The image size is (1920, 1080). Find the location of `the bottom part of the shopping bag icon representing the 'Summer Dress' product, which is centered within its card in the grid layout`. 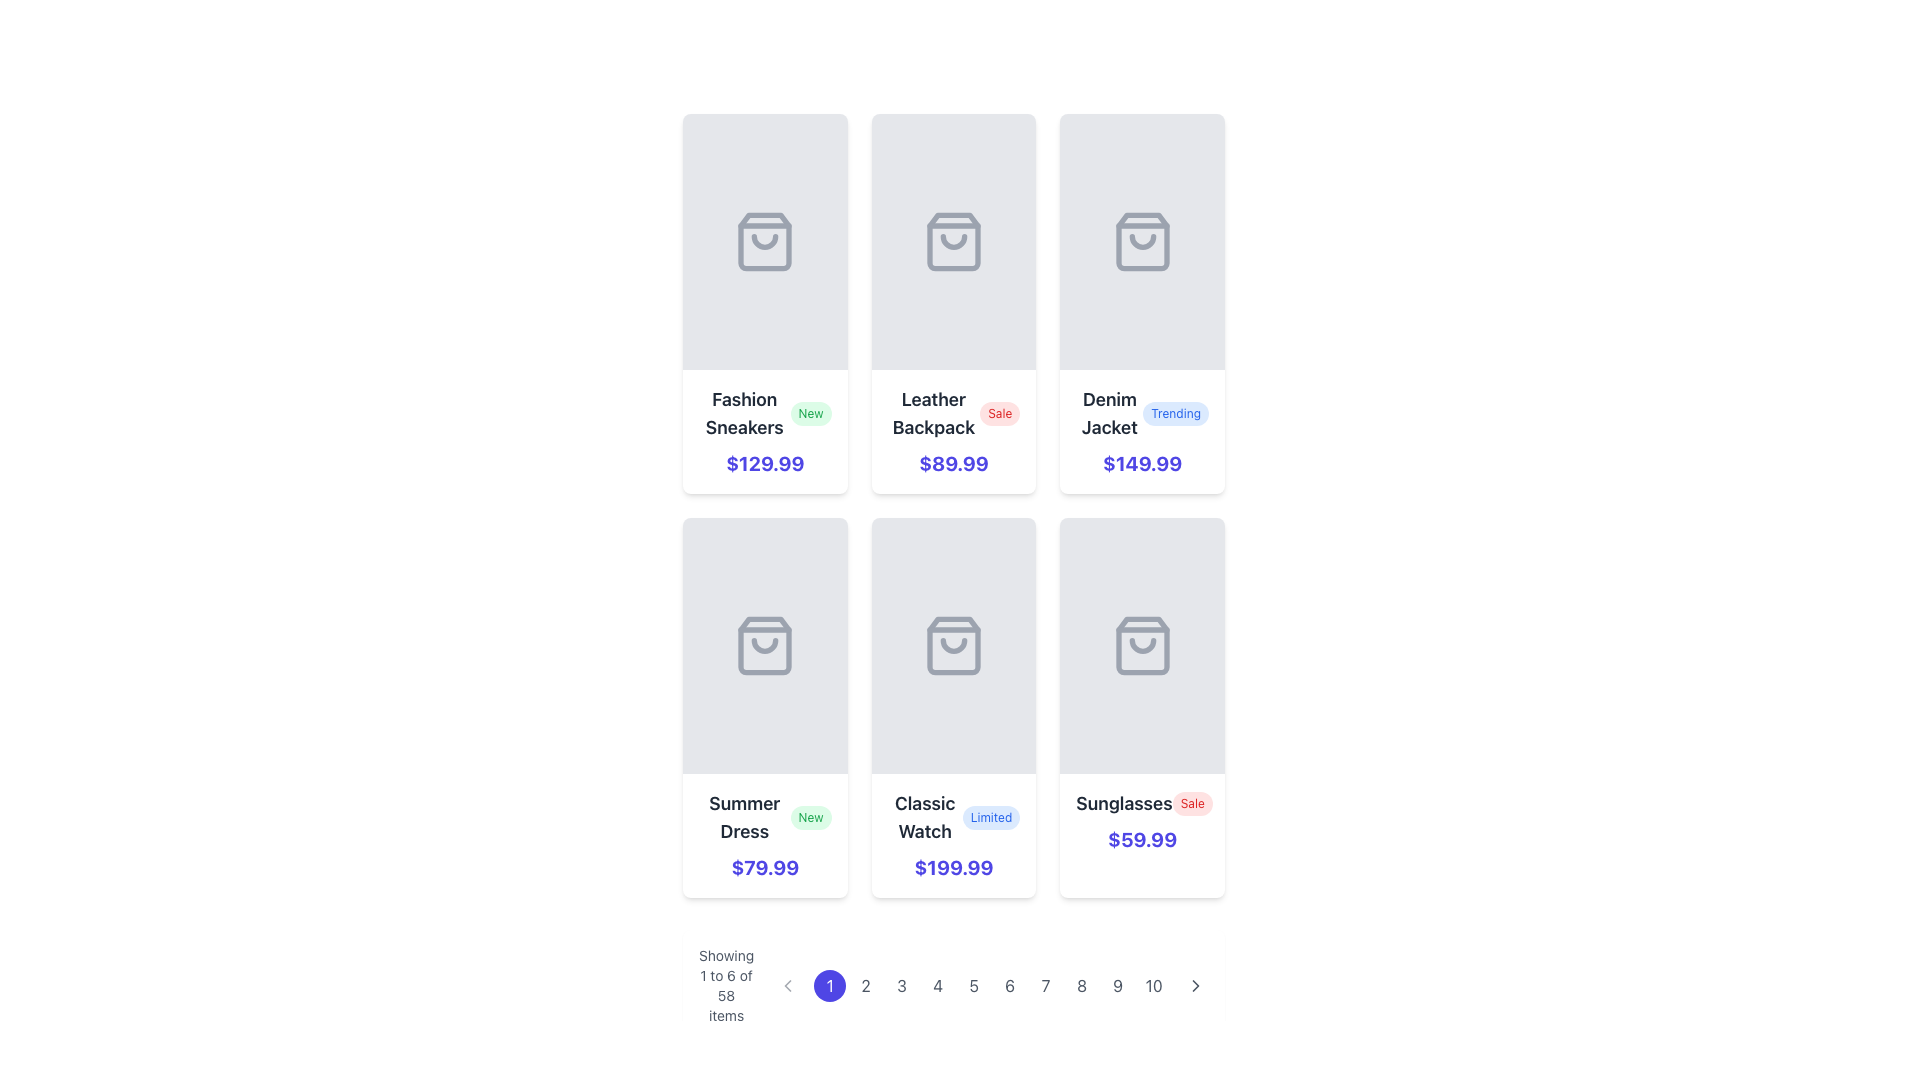

the bottom part of the shopping bag icon representing the 'Summer Dress' product, which is centered within its card in the grid layout is located at coordinates (764, 645).